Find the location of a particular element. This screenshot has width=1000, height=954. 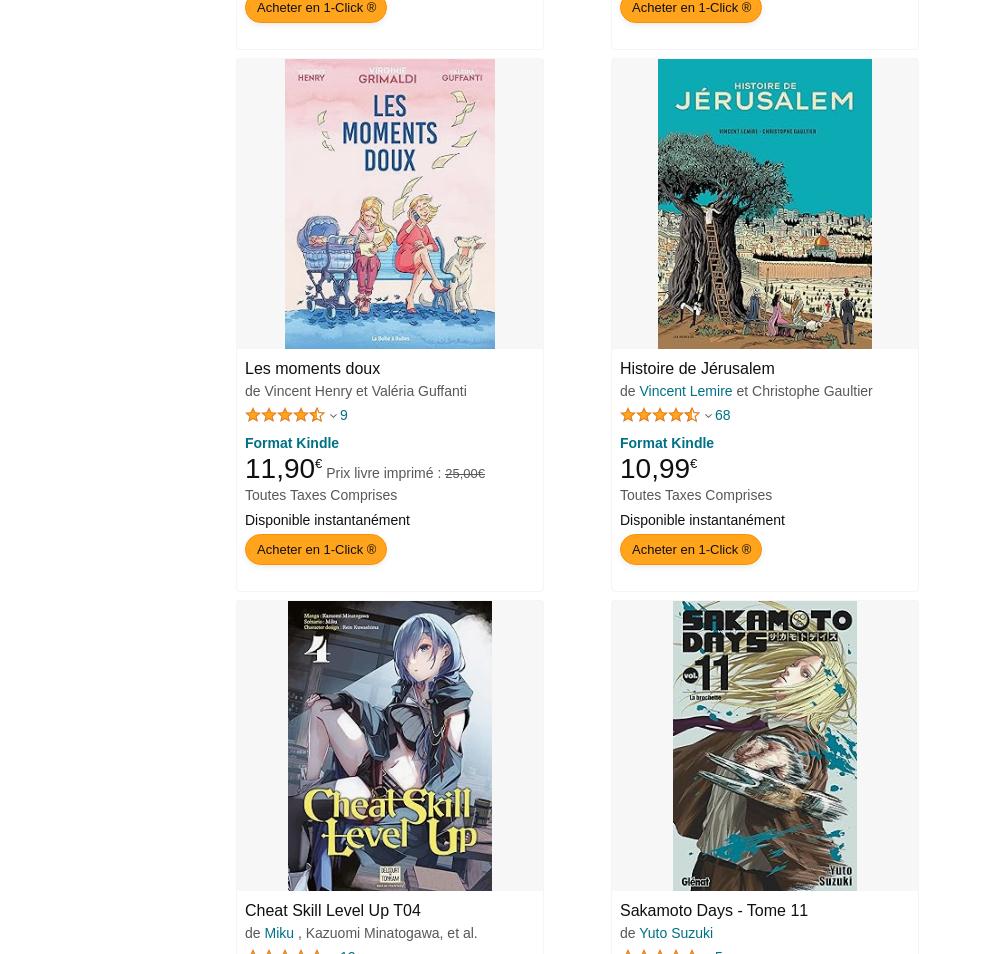

'Kazuomi Minatogawa' is located at coordinates (371, 933).